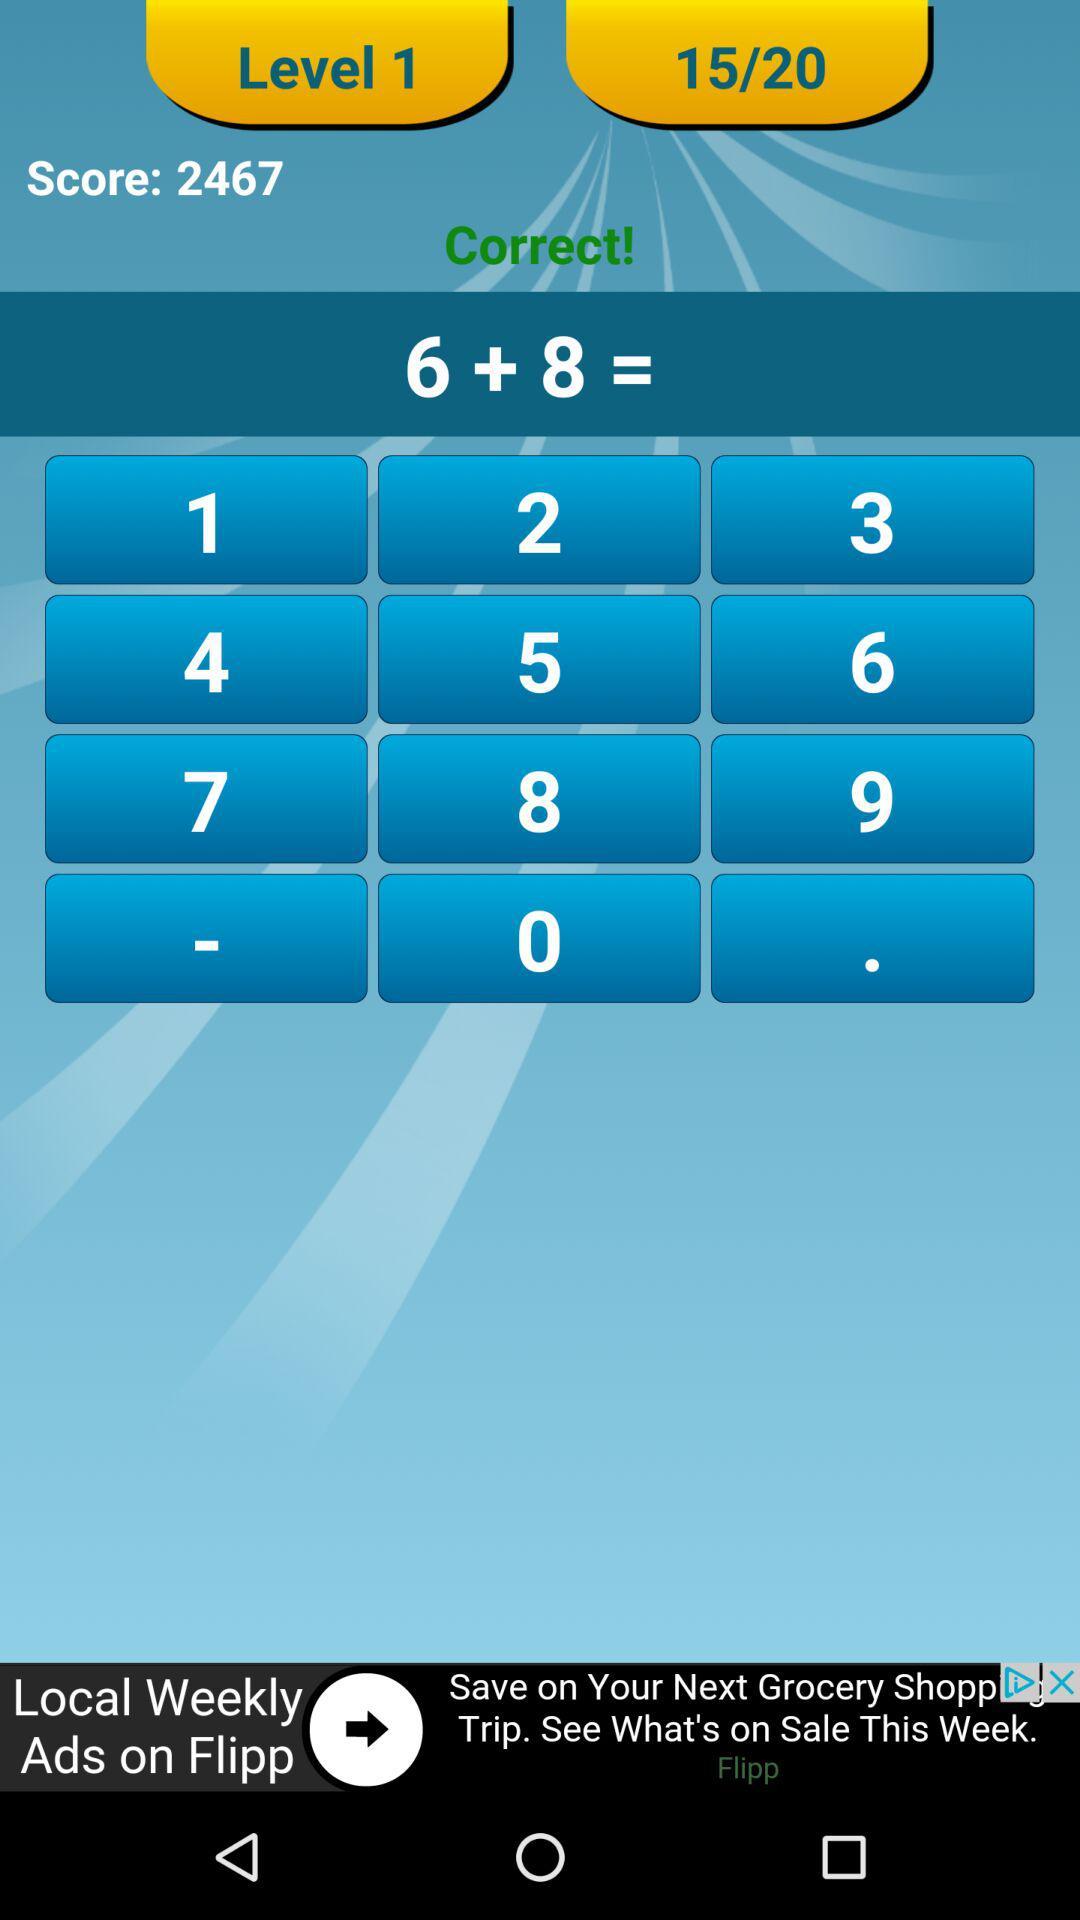 Image resolution: width=1080 pixels, height=1920 pixels. Describe the element at coordinates (538, 797) in the screenshot. I see `the second number in the third row which is immediately above 0` at that location.